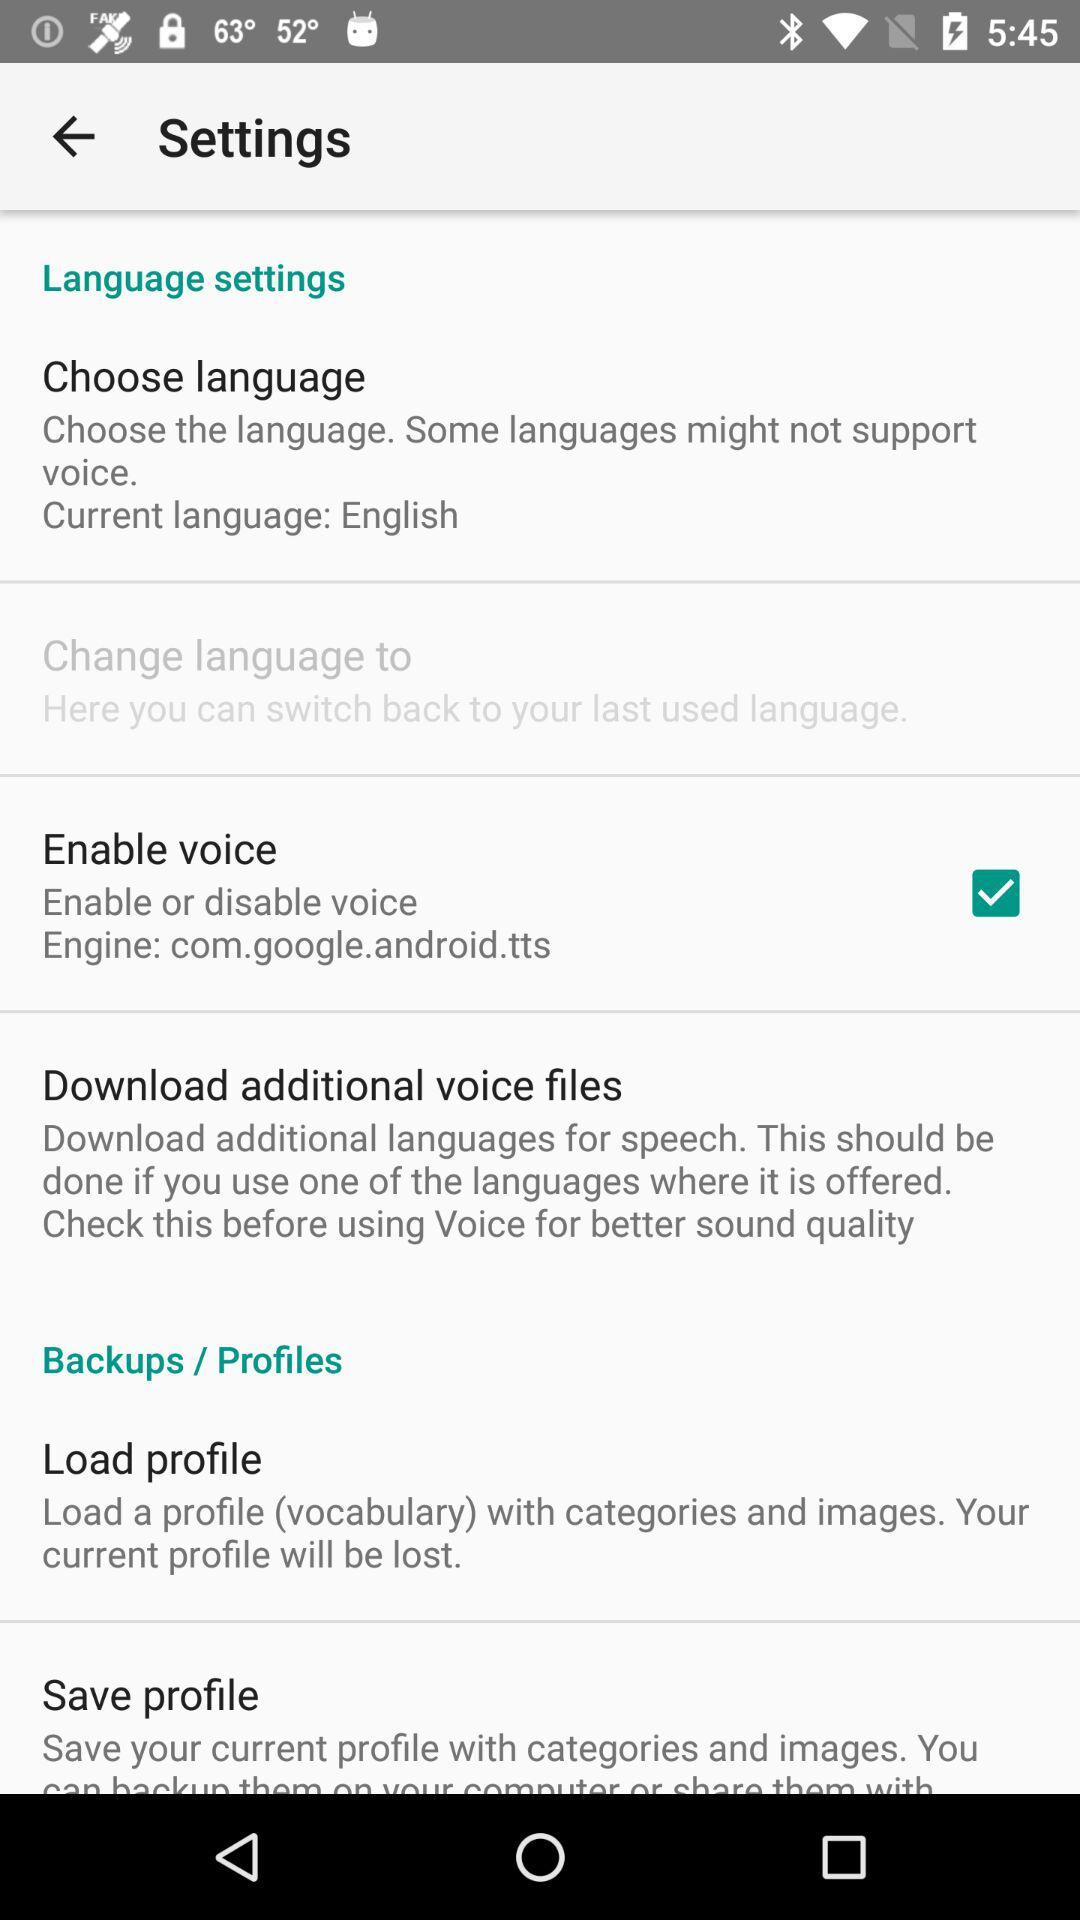 Image resolution: width=1080 pixels, height=1920 pixels. What do you see at coordinates (540, 254) in the screenshot?
I see `the language settings icon` at bounding box center [540, 254].